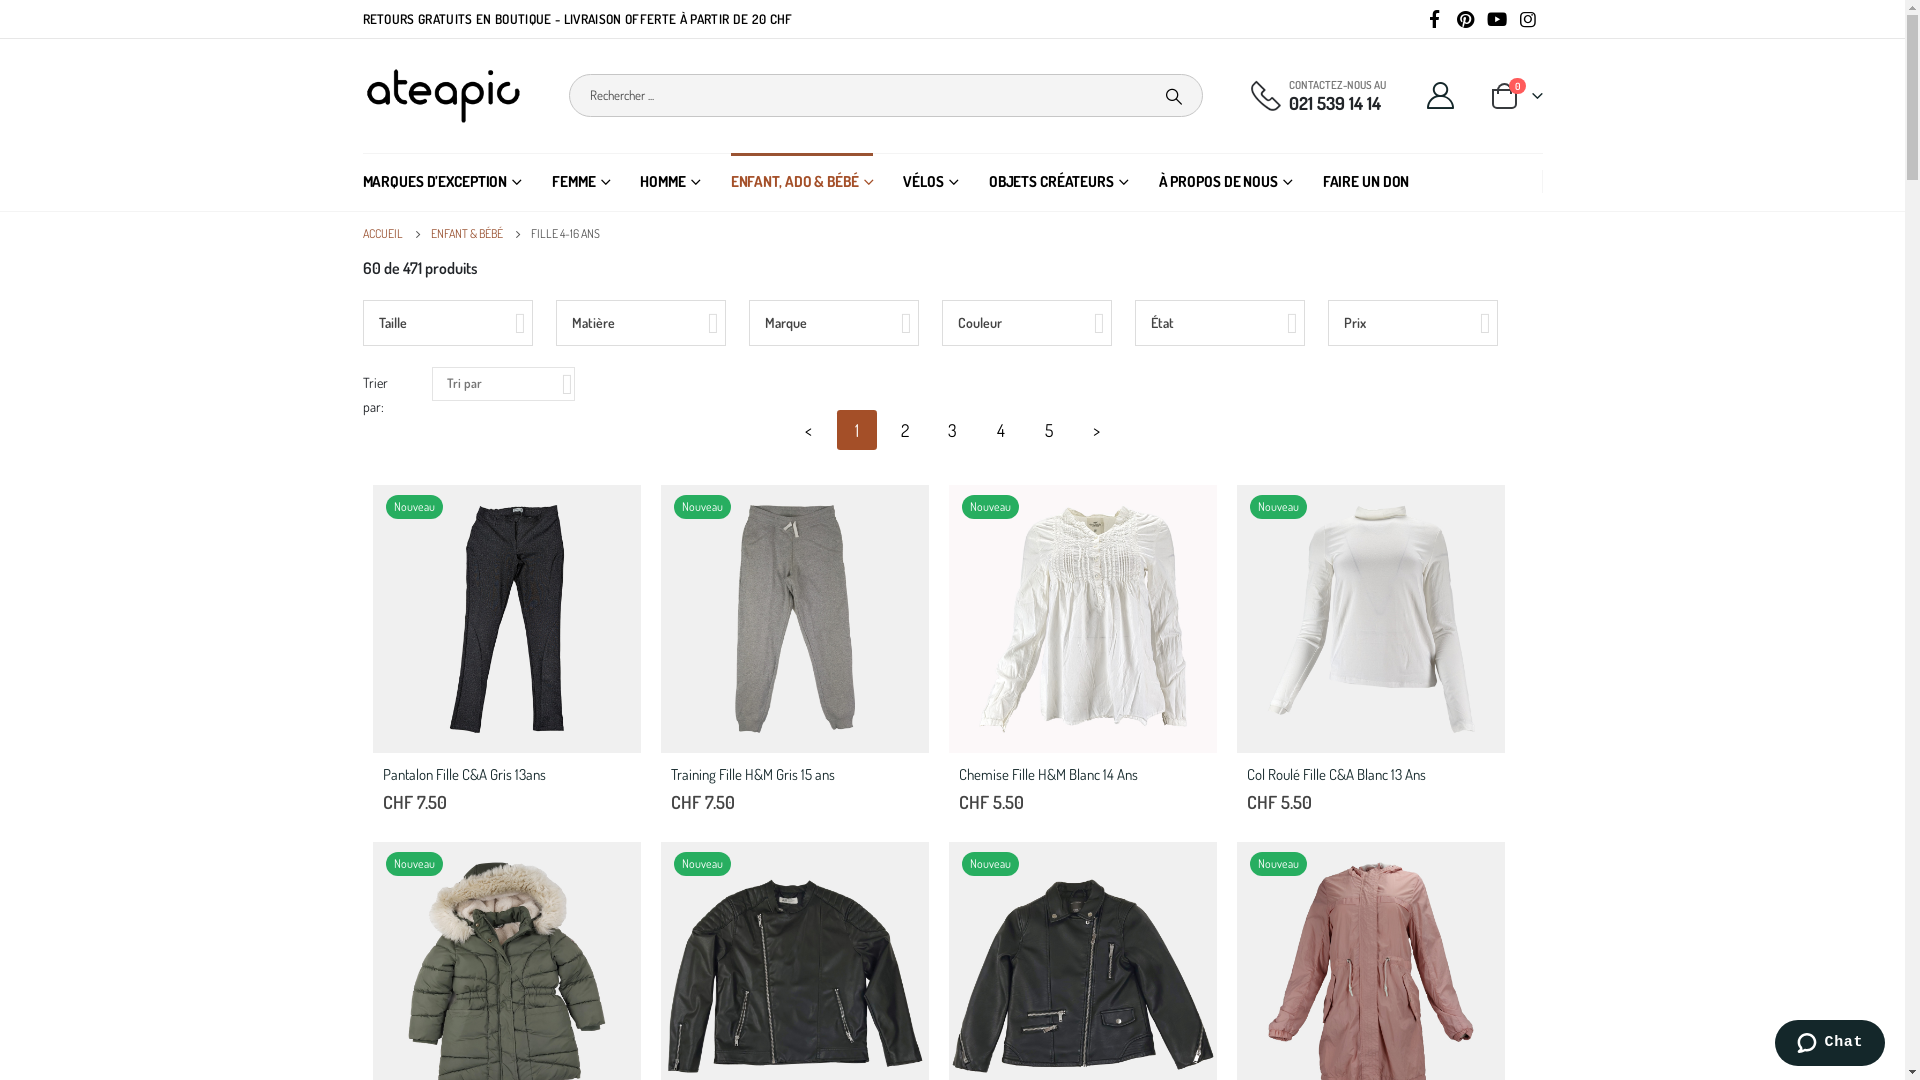 The width and height of the screenshot is (1920, 1080). Describe the element at coordinates (1046, 428) in the screenshot. I see `'5'` at that location.